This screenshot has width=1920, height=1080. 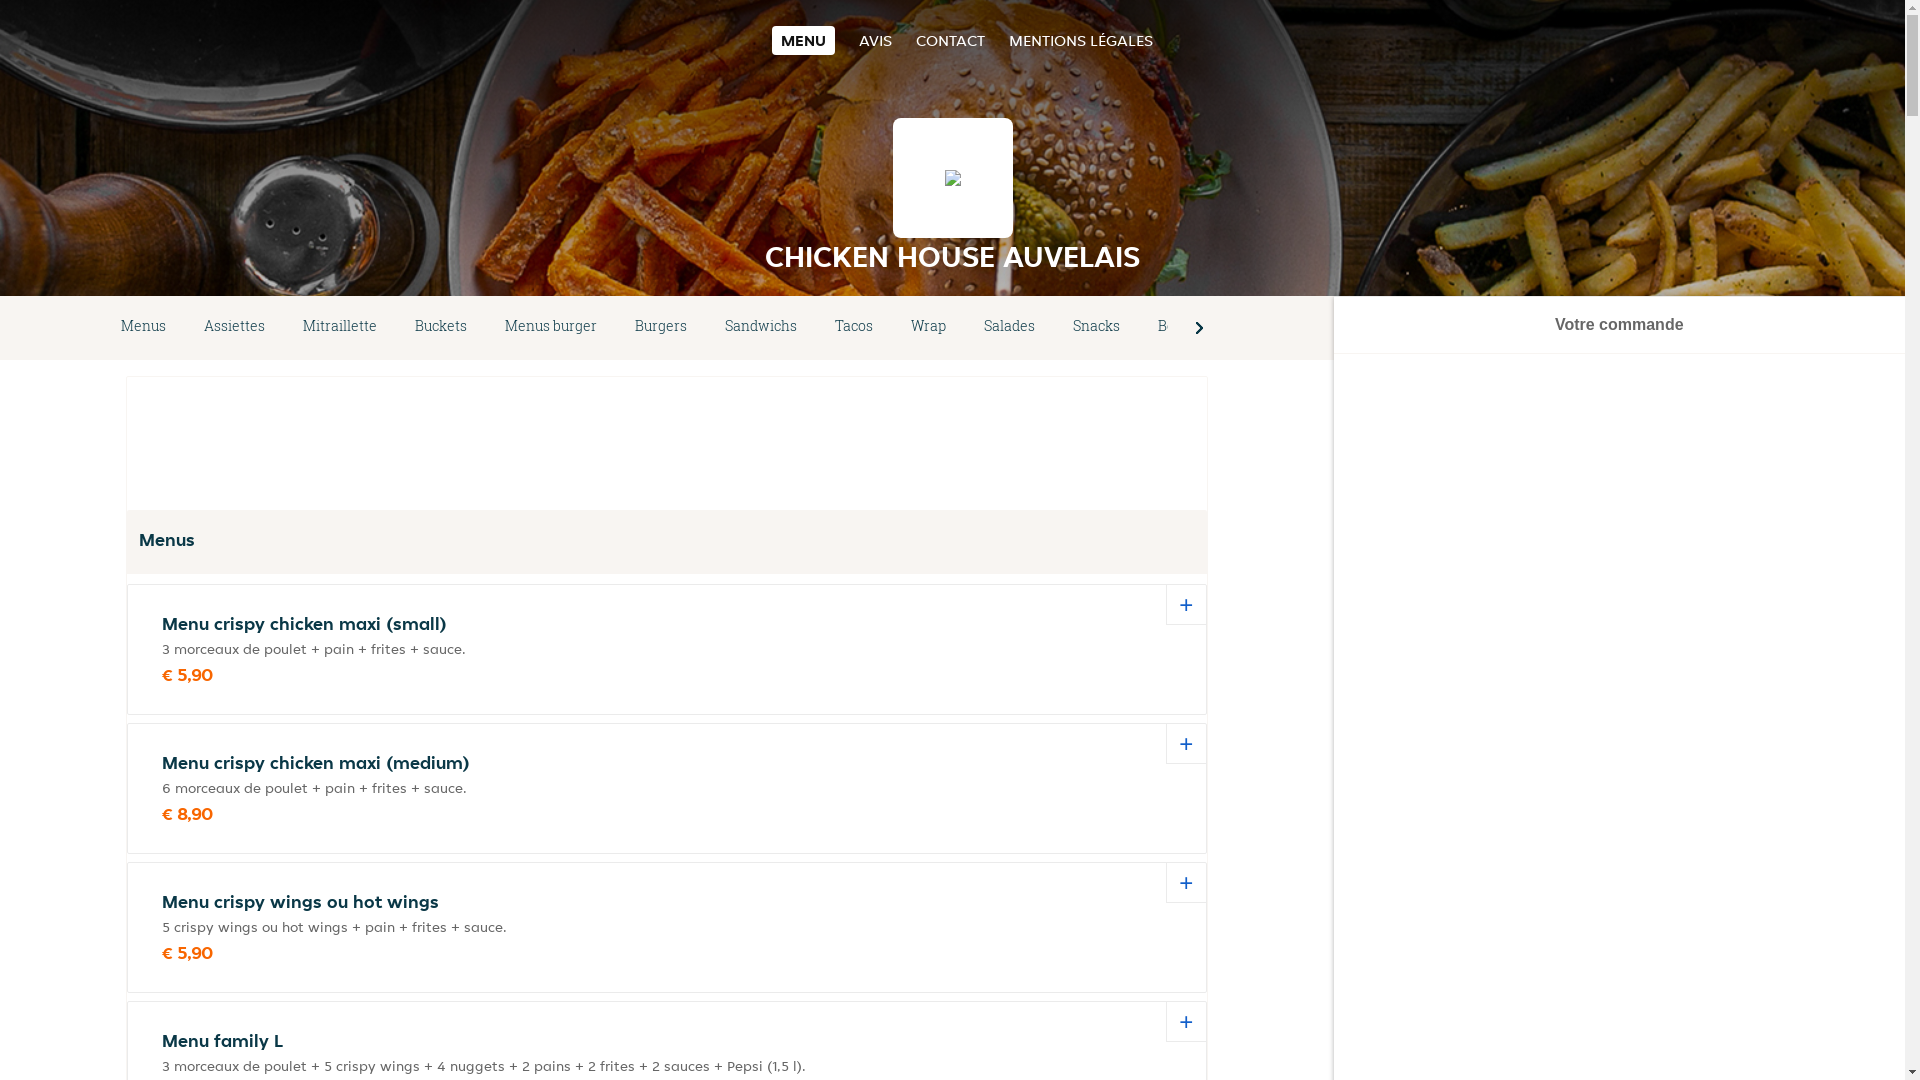 I want to click on 'Assiettes', so click(x=185, y=326).